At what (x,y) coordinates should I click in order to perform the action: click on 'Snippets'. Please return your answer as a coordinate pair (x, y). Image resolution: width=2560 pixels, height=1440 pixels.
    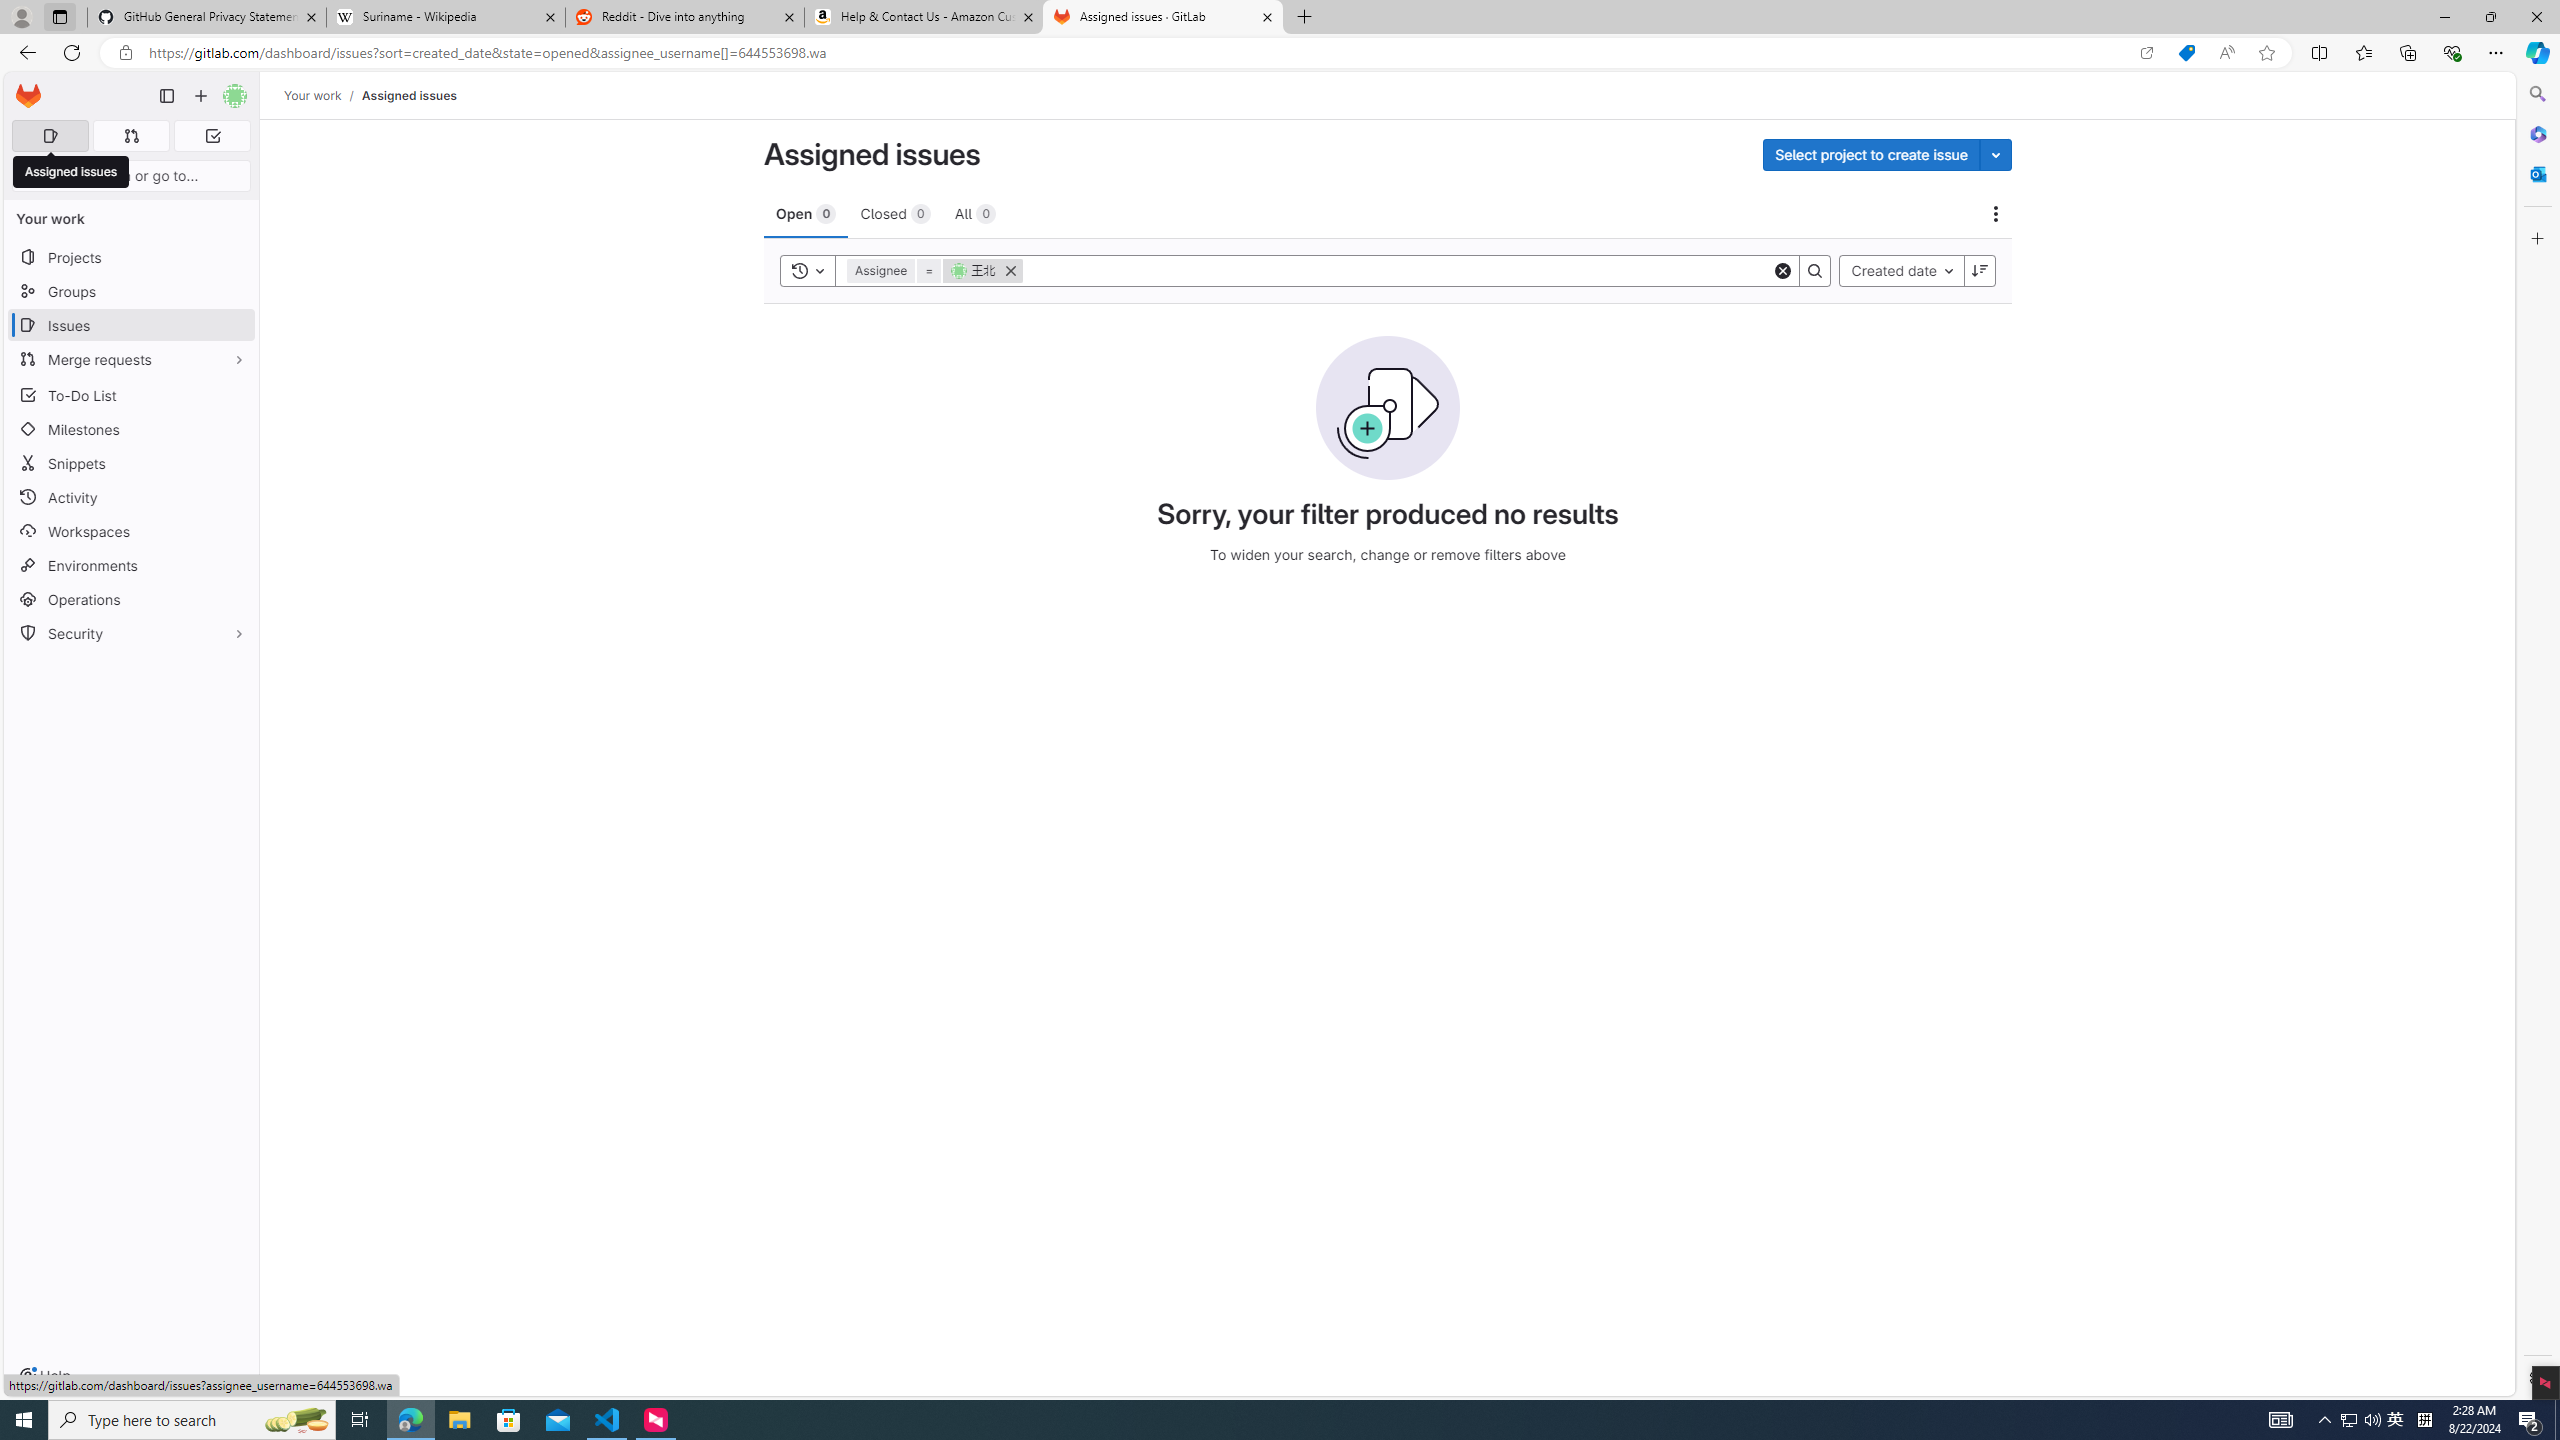
    Looking at the image, I should click on (130, 462).